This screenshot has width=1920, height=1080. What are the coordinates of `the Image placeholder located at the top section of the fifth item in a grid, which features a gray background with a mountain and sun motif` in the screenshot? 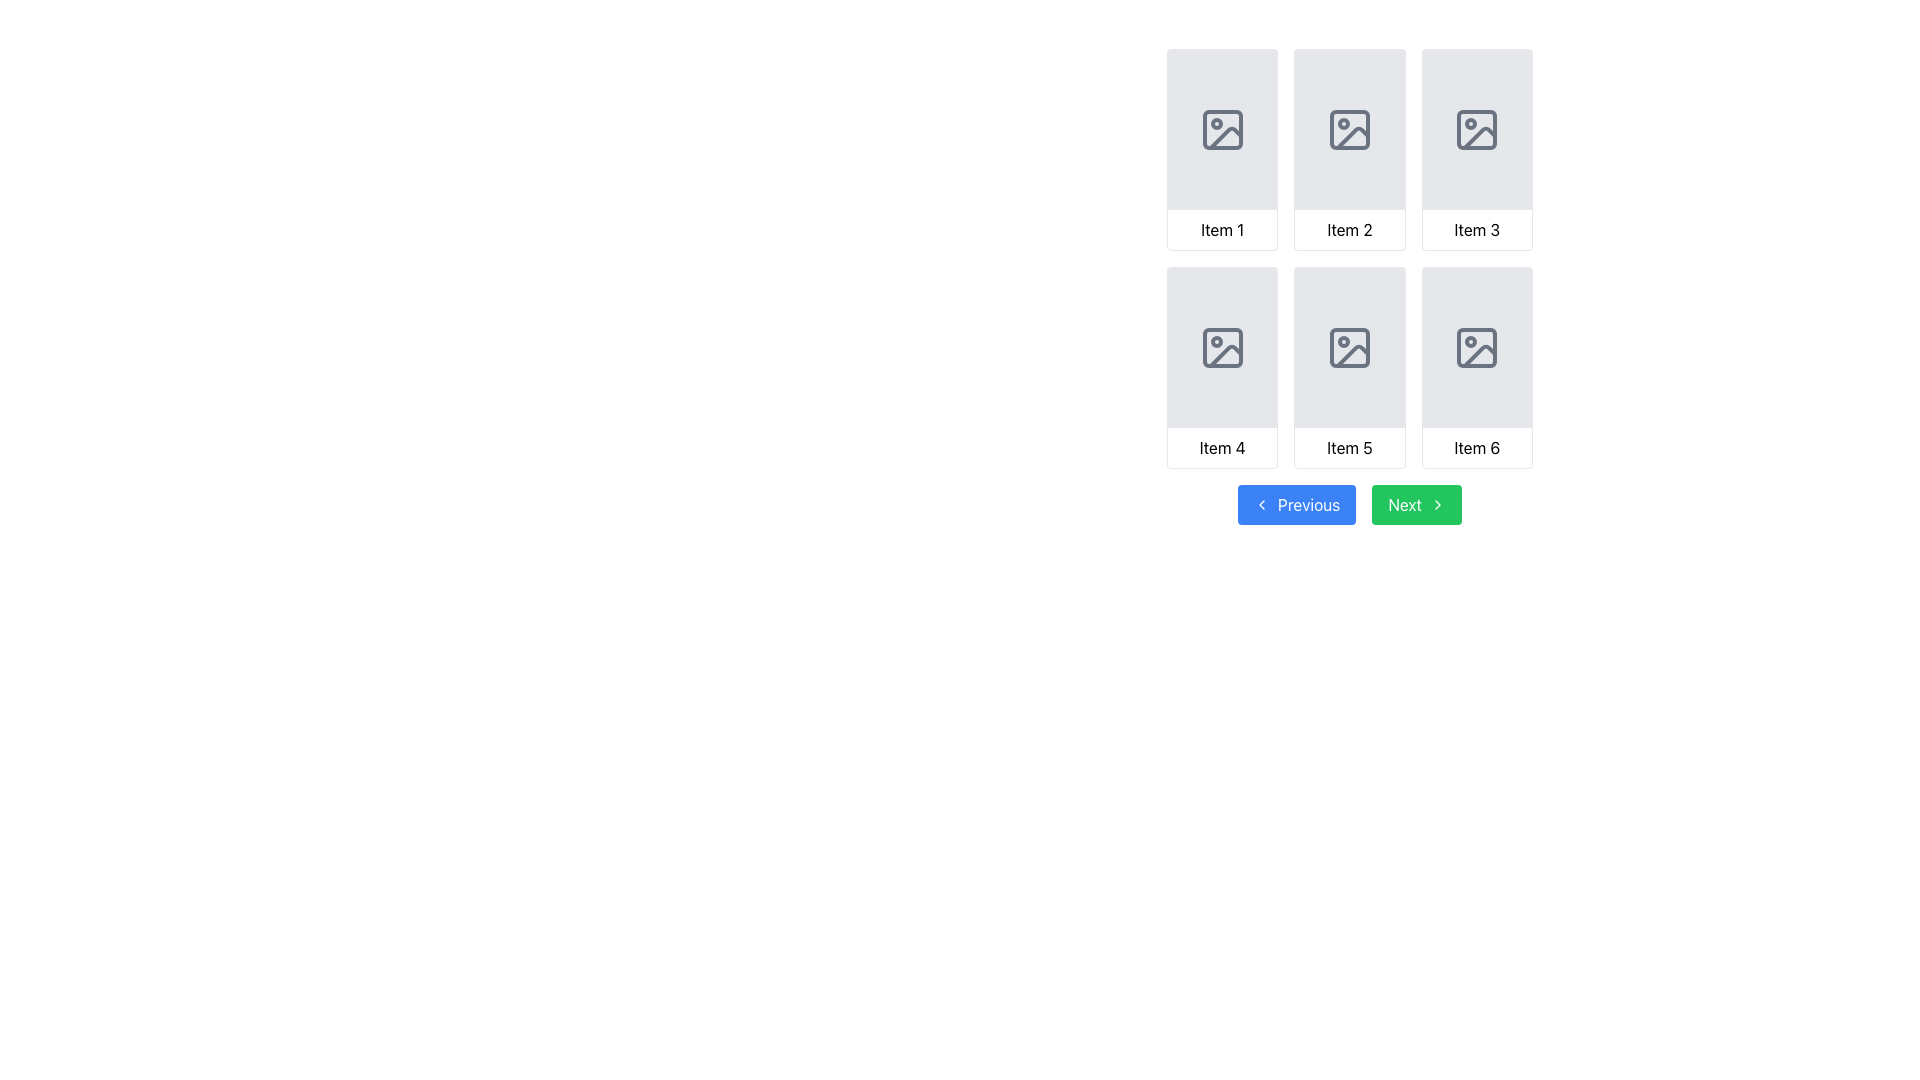 It's located at (1349, 346).